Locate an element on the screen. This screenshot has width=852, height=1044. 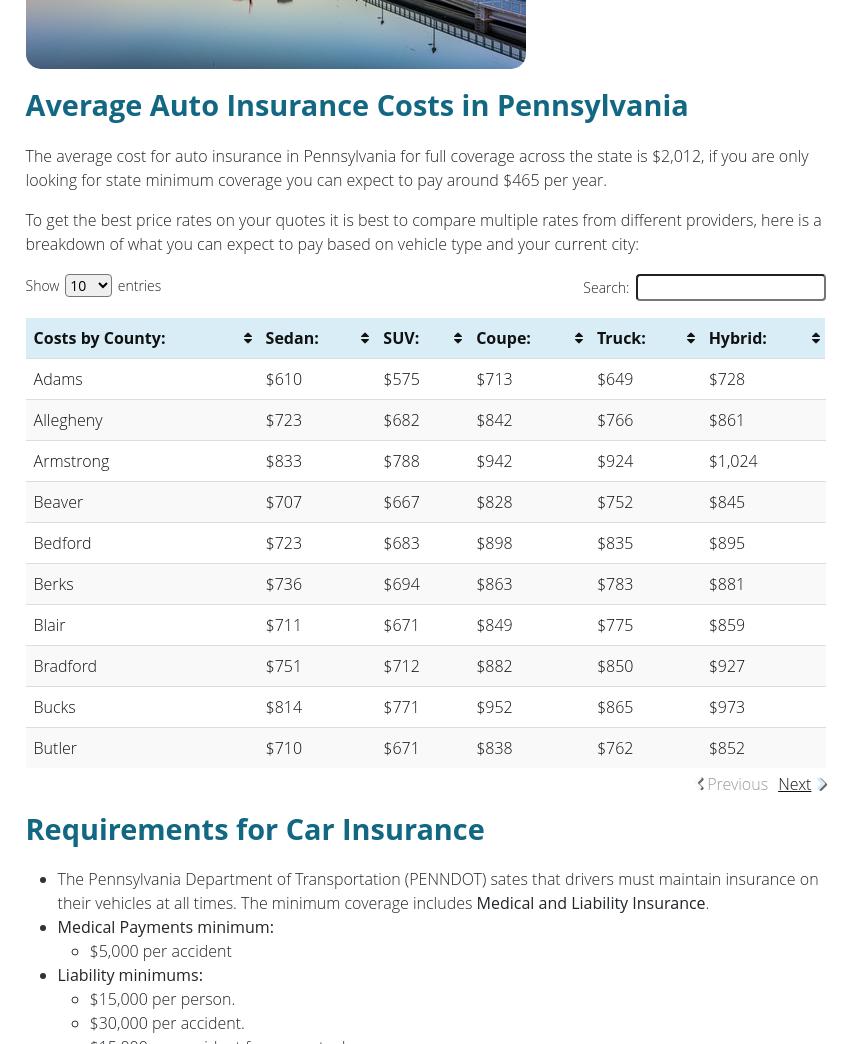
'CheapCarInsurance' is located at coordinates (507, 516).